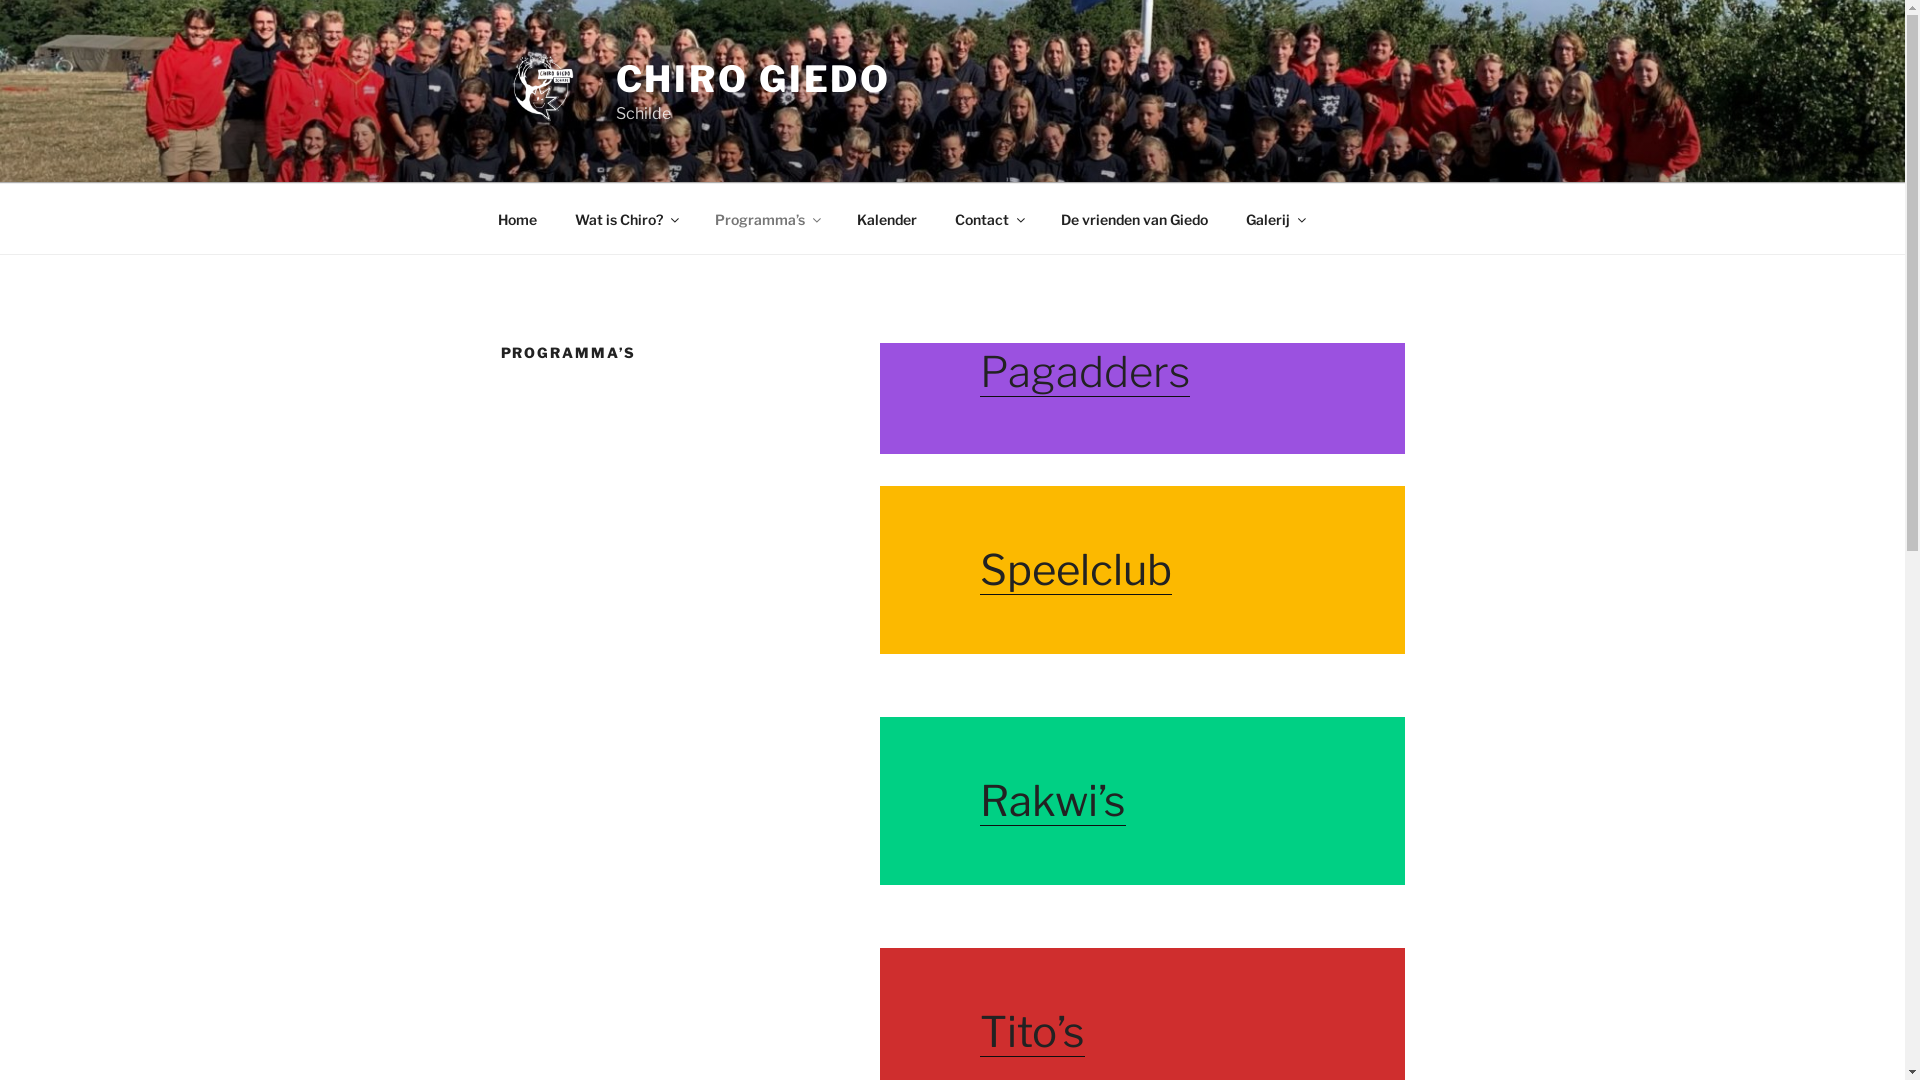 The image size is (1920, 1080). What do you see at coordinates (752, 77) in the screenshot?
I see `'CHIRO GIEDO'` at bounding box center [752, 77].